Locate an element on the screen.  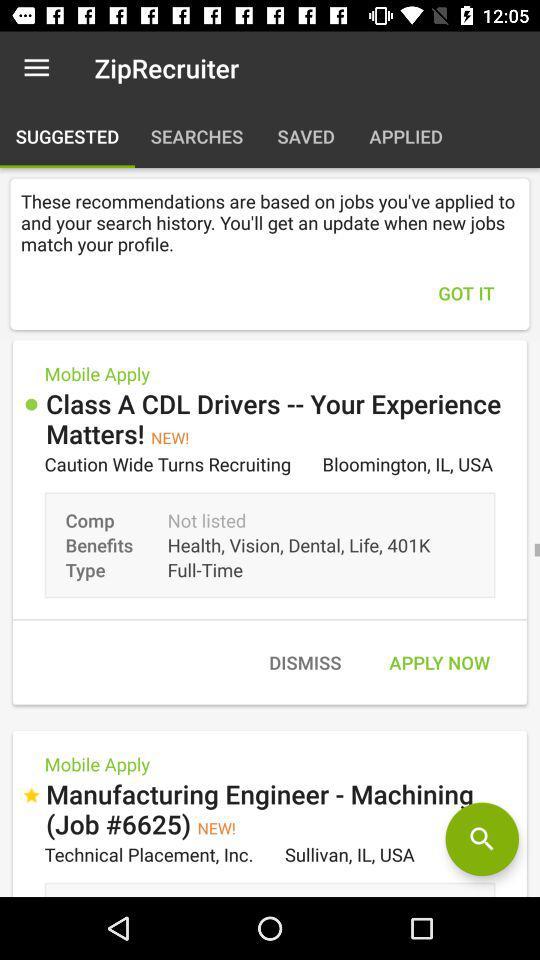
item next to the apply now item is located at coordinates (305, 662).